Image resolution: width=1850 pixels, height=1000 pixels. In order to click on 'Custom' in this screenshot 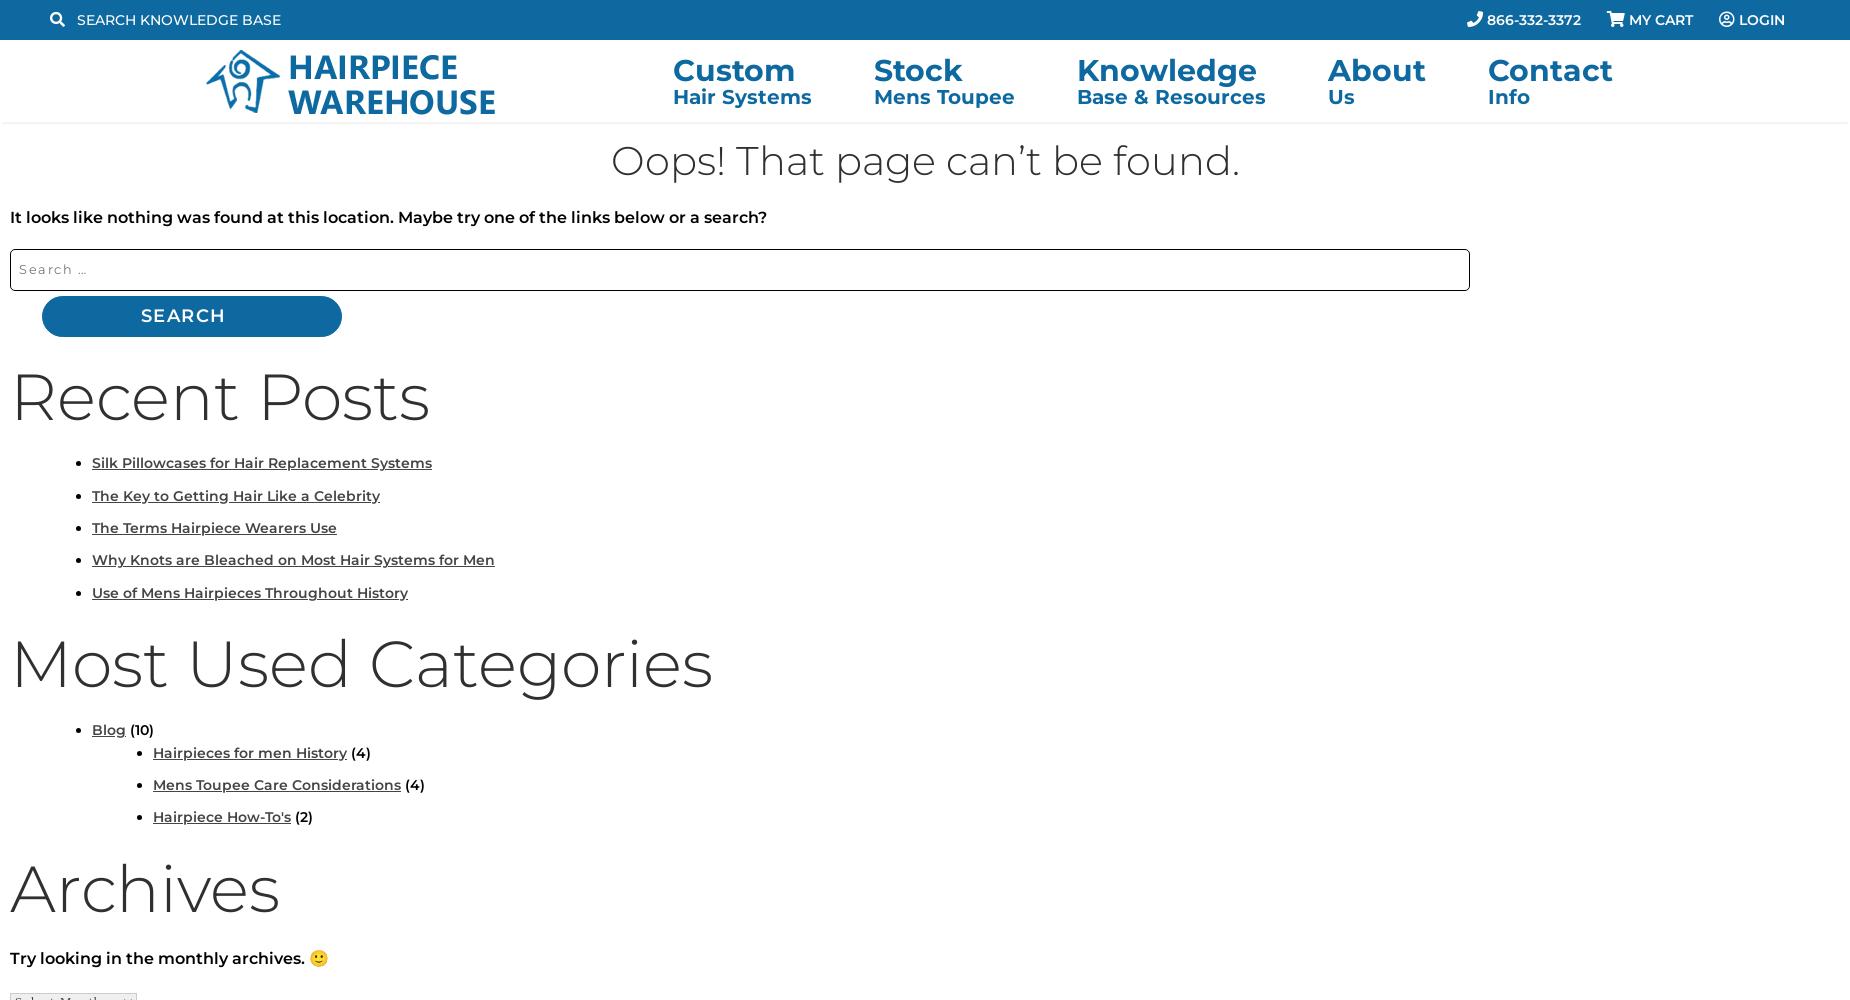, I will do `click(732, 69)`.